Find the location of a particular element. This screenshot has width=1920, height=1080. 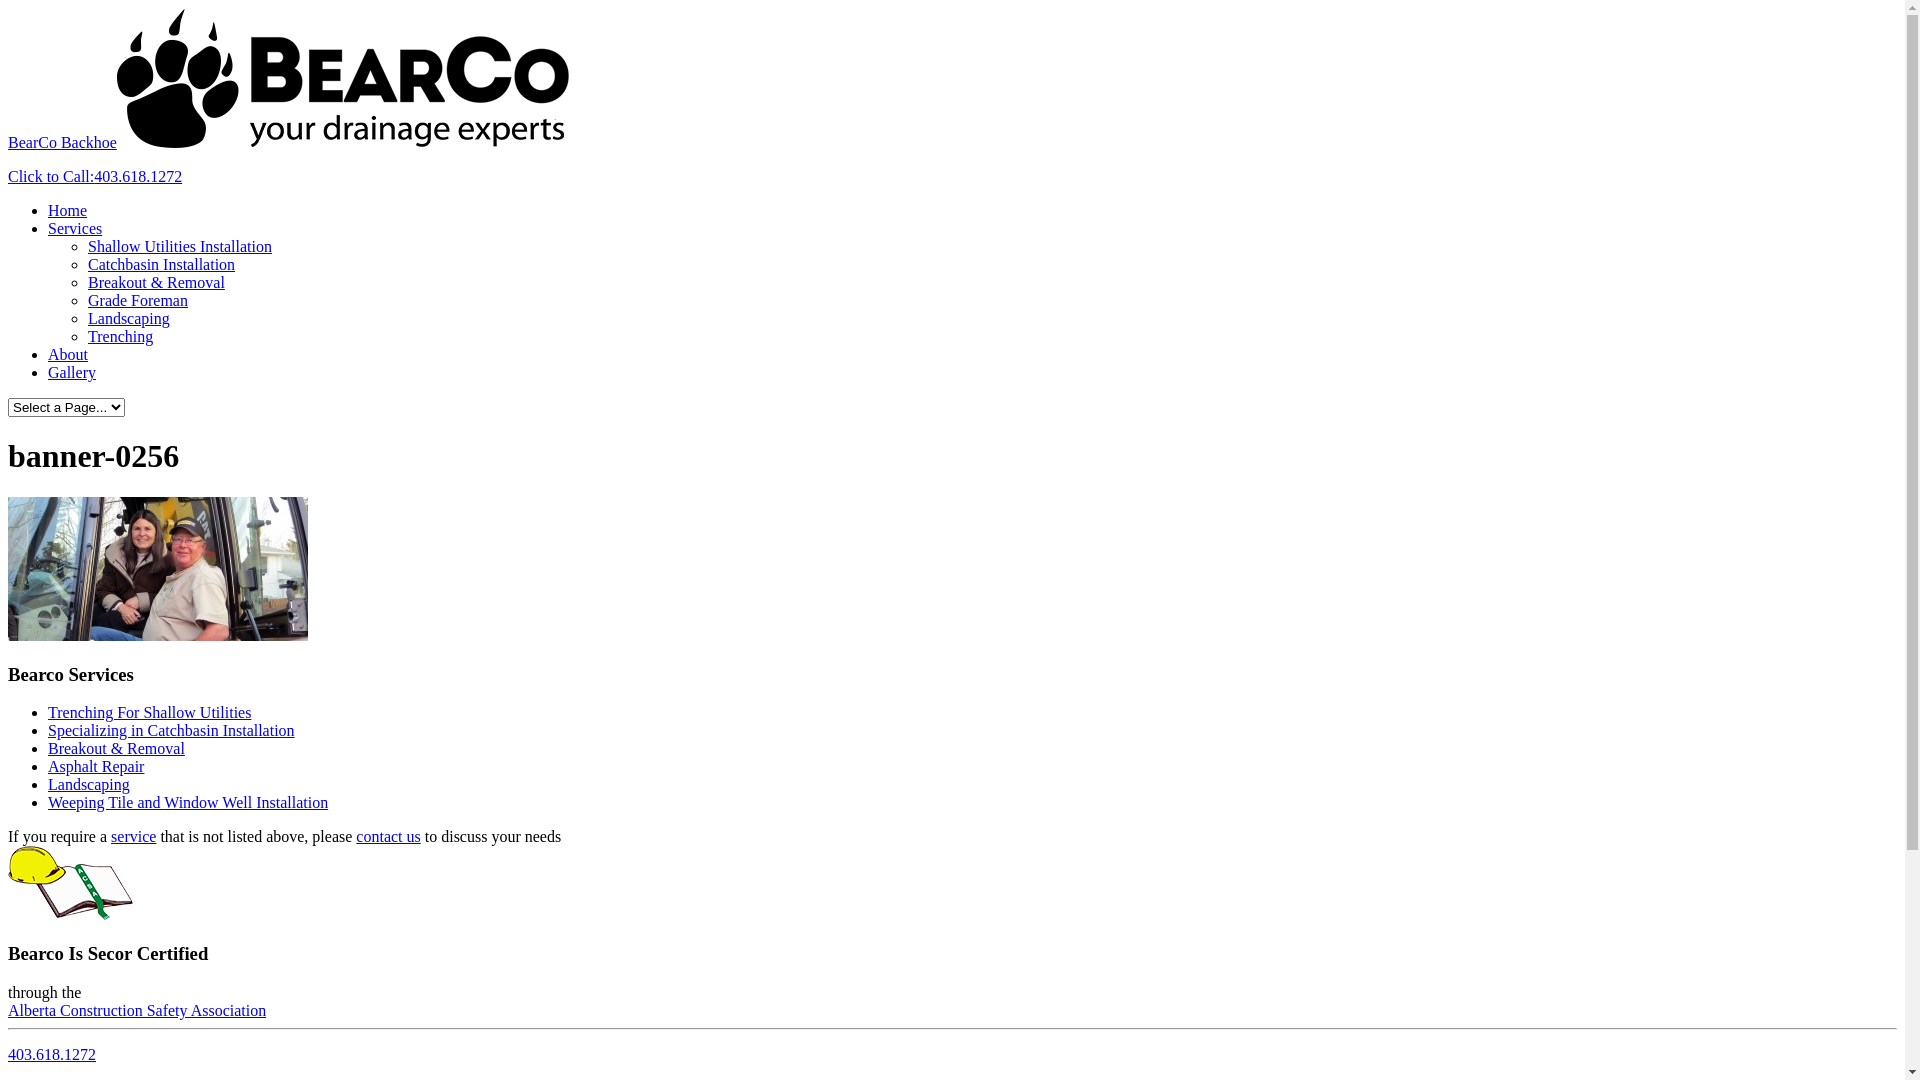

'Landscaping' is located at coordinates (128, 317).